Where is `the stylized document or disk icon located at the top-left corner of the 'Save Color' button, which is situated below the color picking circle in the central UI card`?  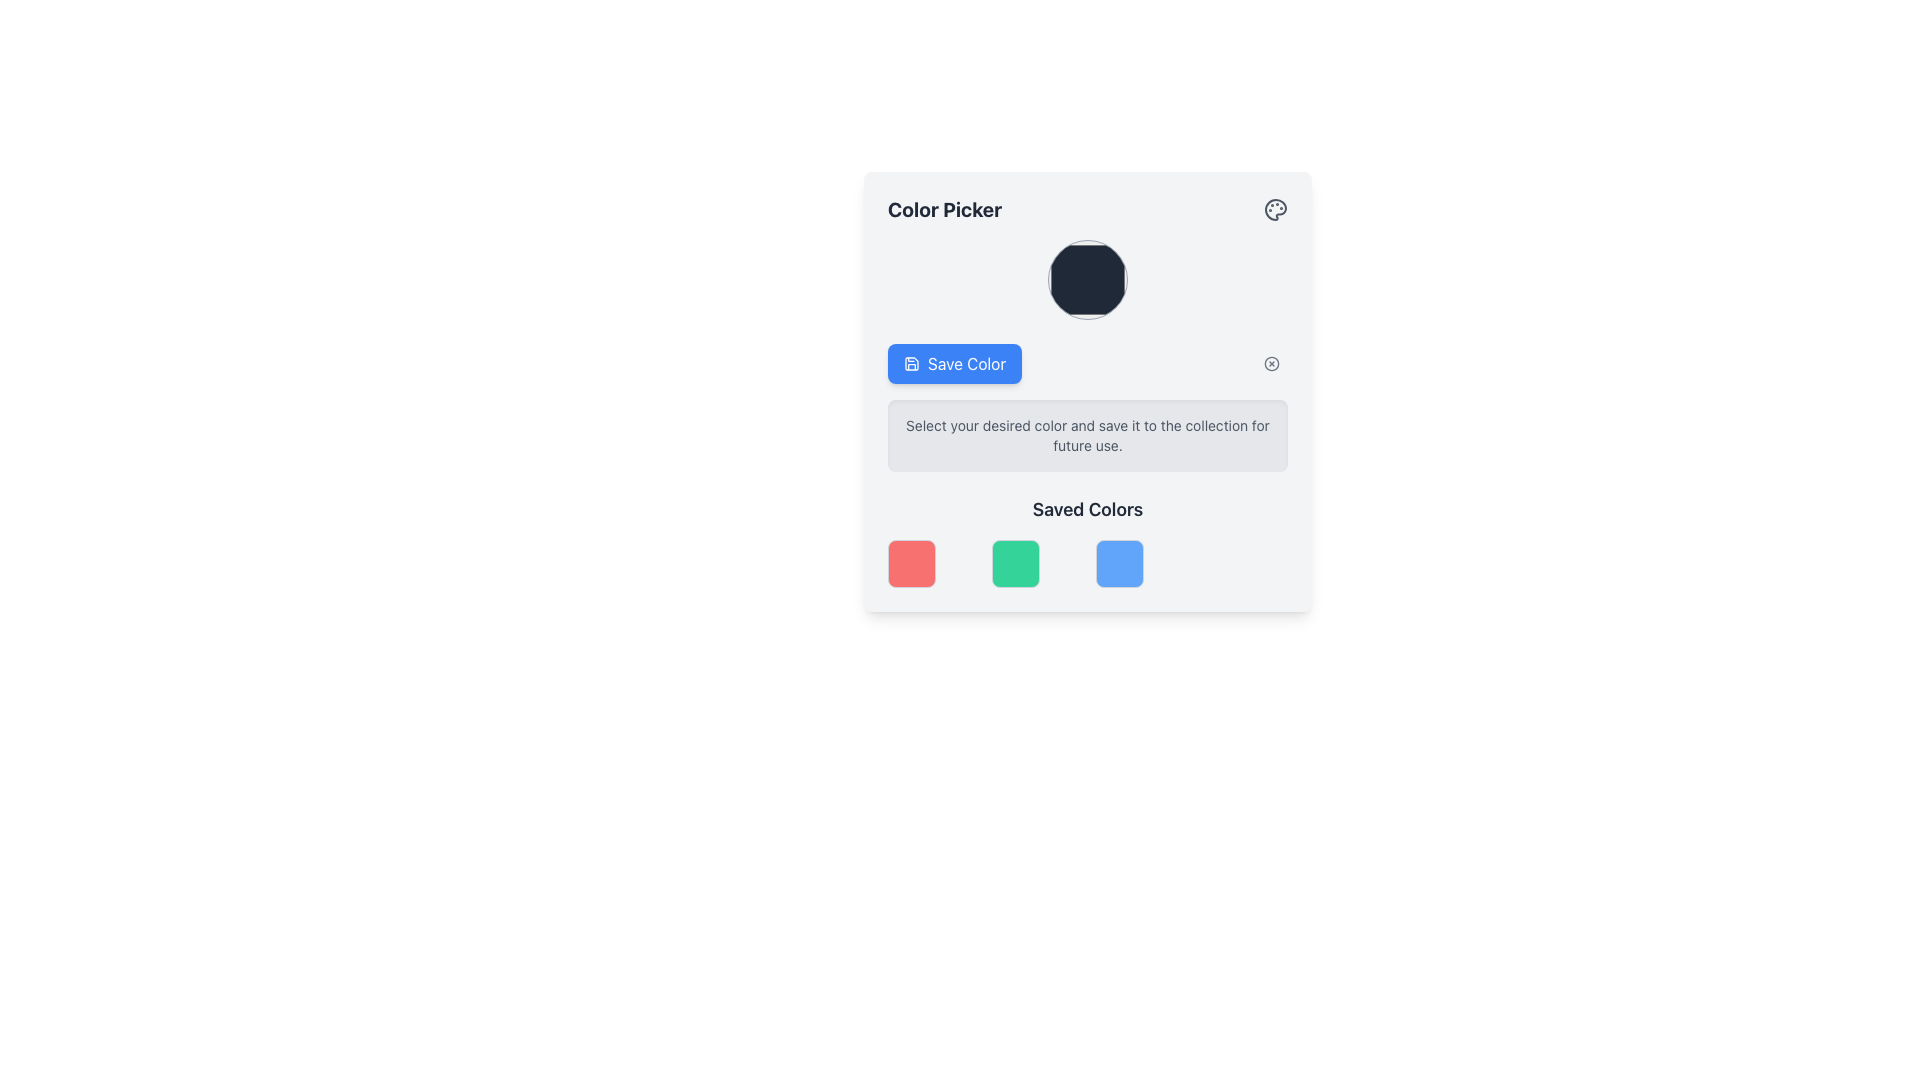
the stylized document or disk icon located at the top-left corner of the 'Save Color' button, which is situated below the color picking circle in the central UI card is located at coordinates (911, 363).